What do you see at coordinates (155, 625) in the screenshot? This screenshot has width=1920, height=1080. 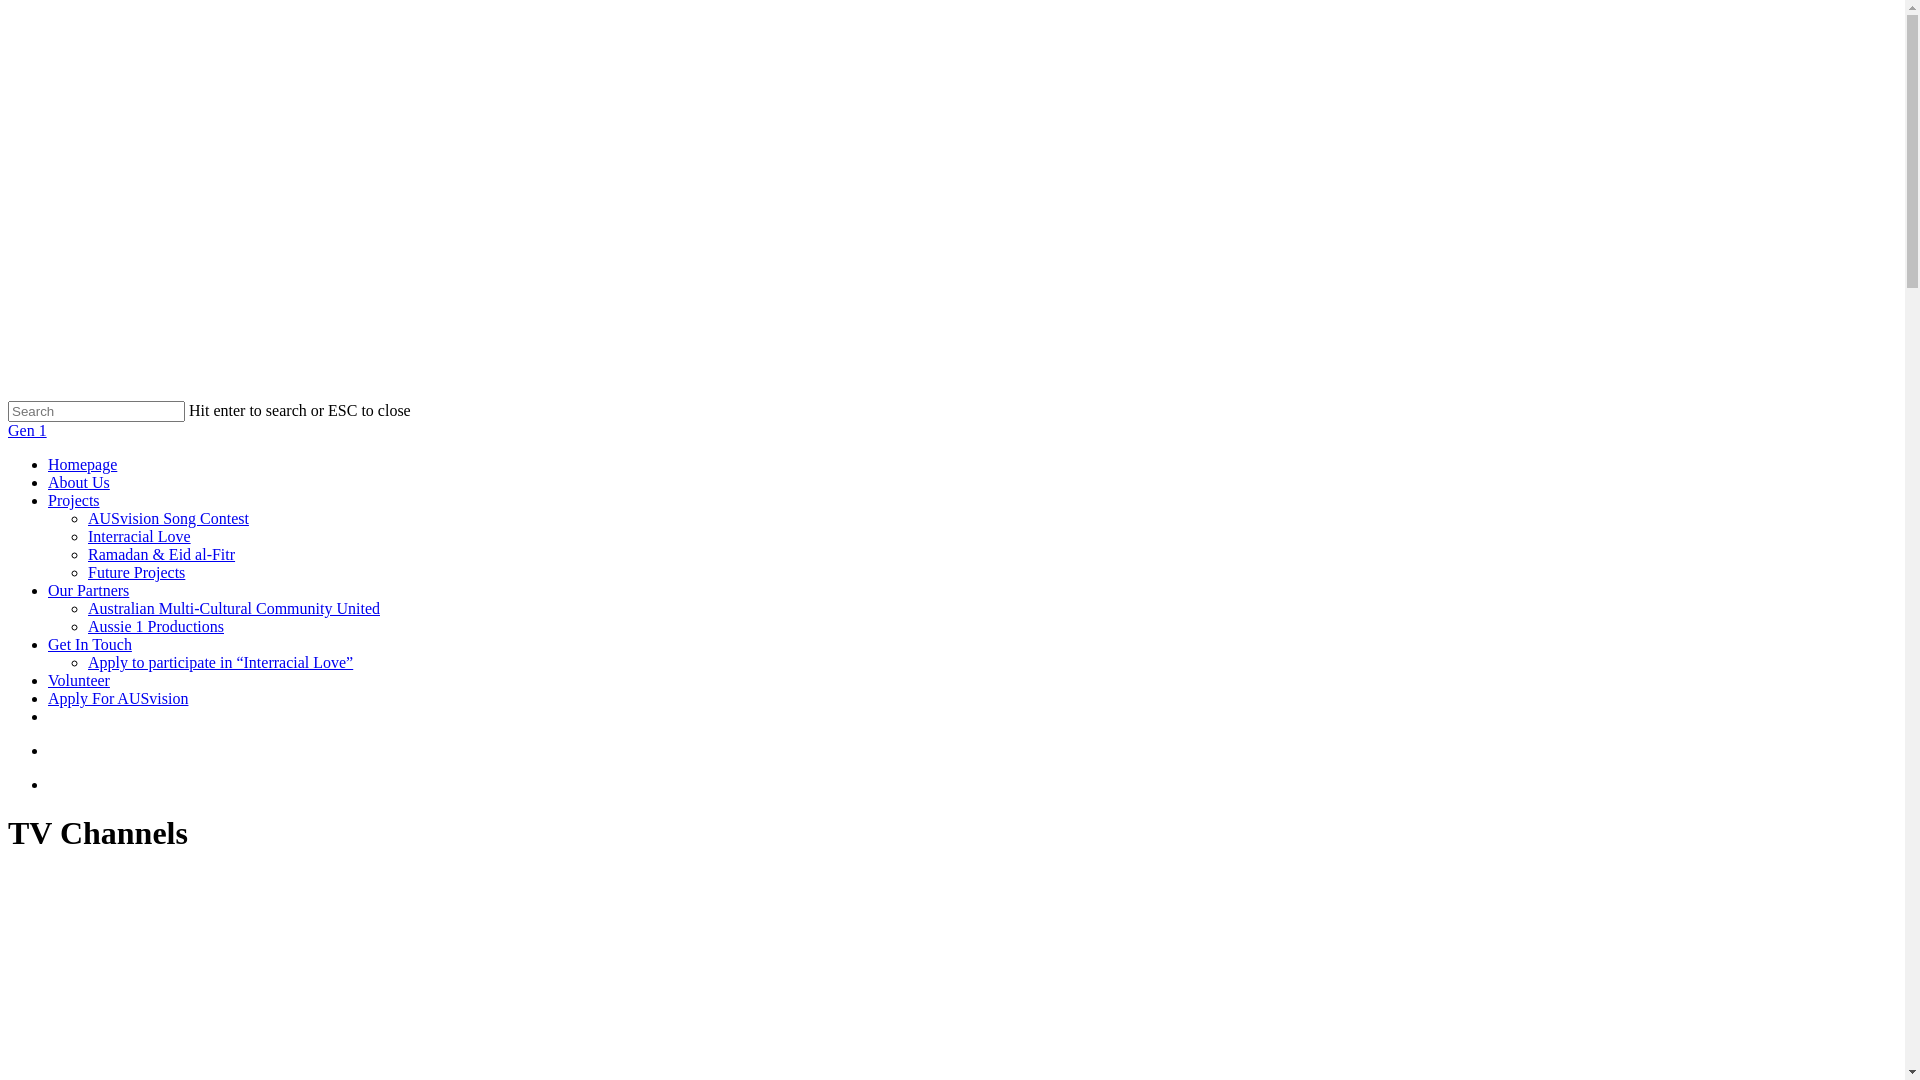 I see `'Aussie 1 Productions'` at bounding box center [155, 625].